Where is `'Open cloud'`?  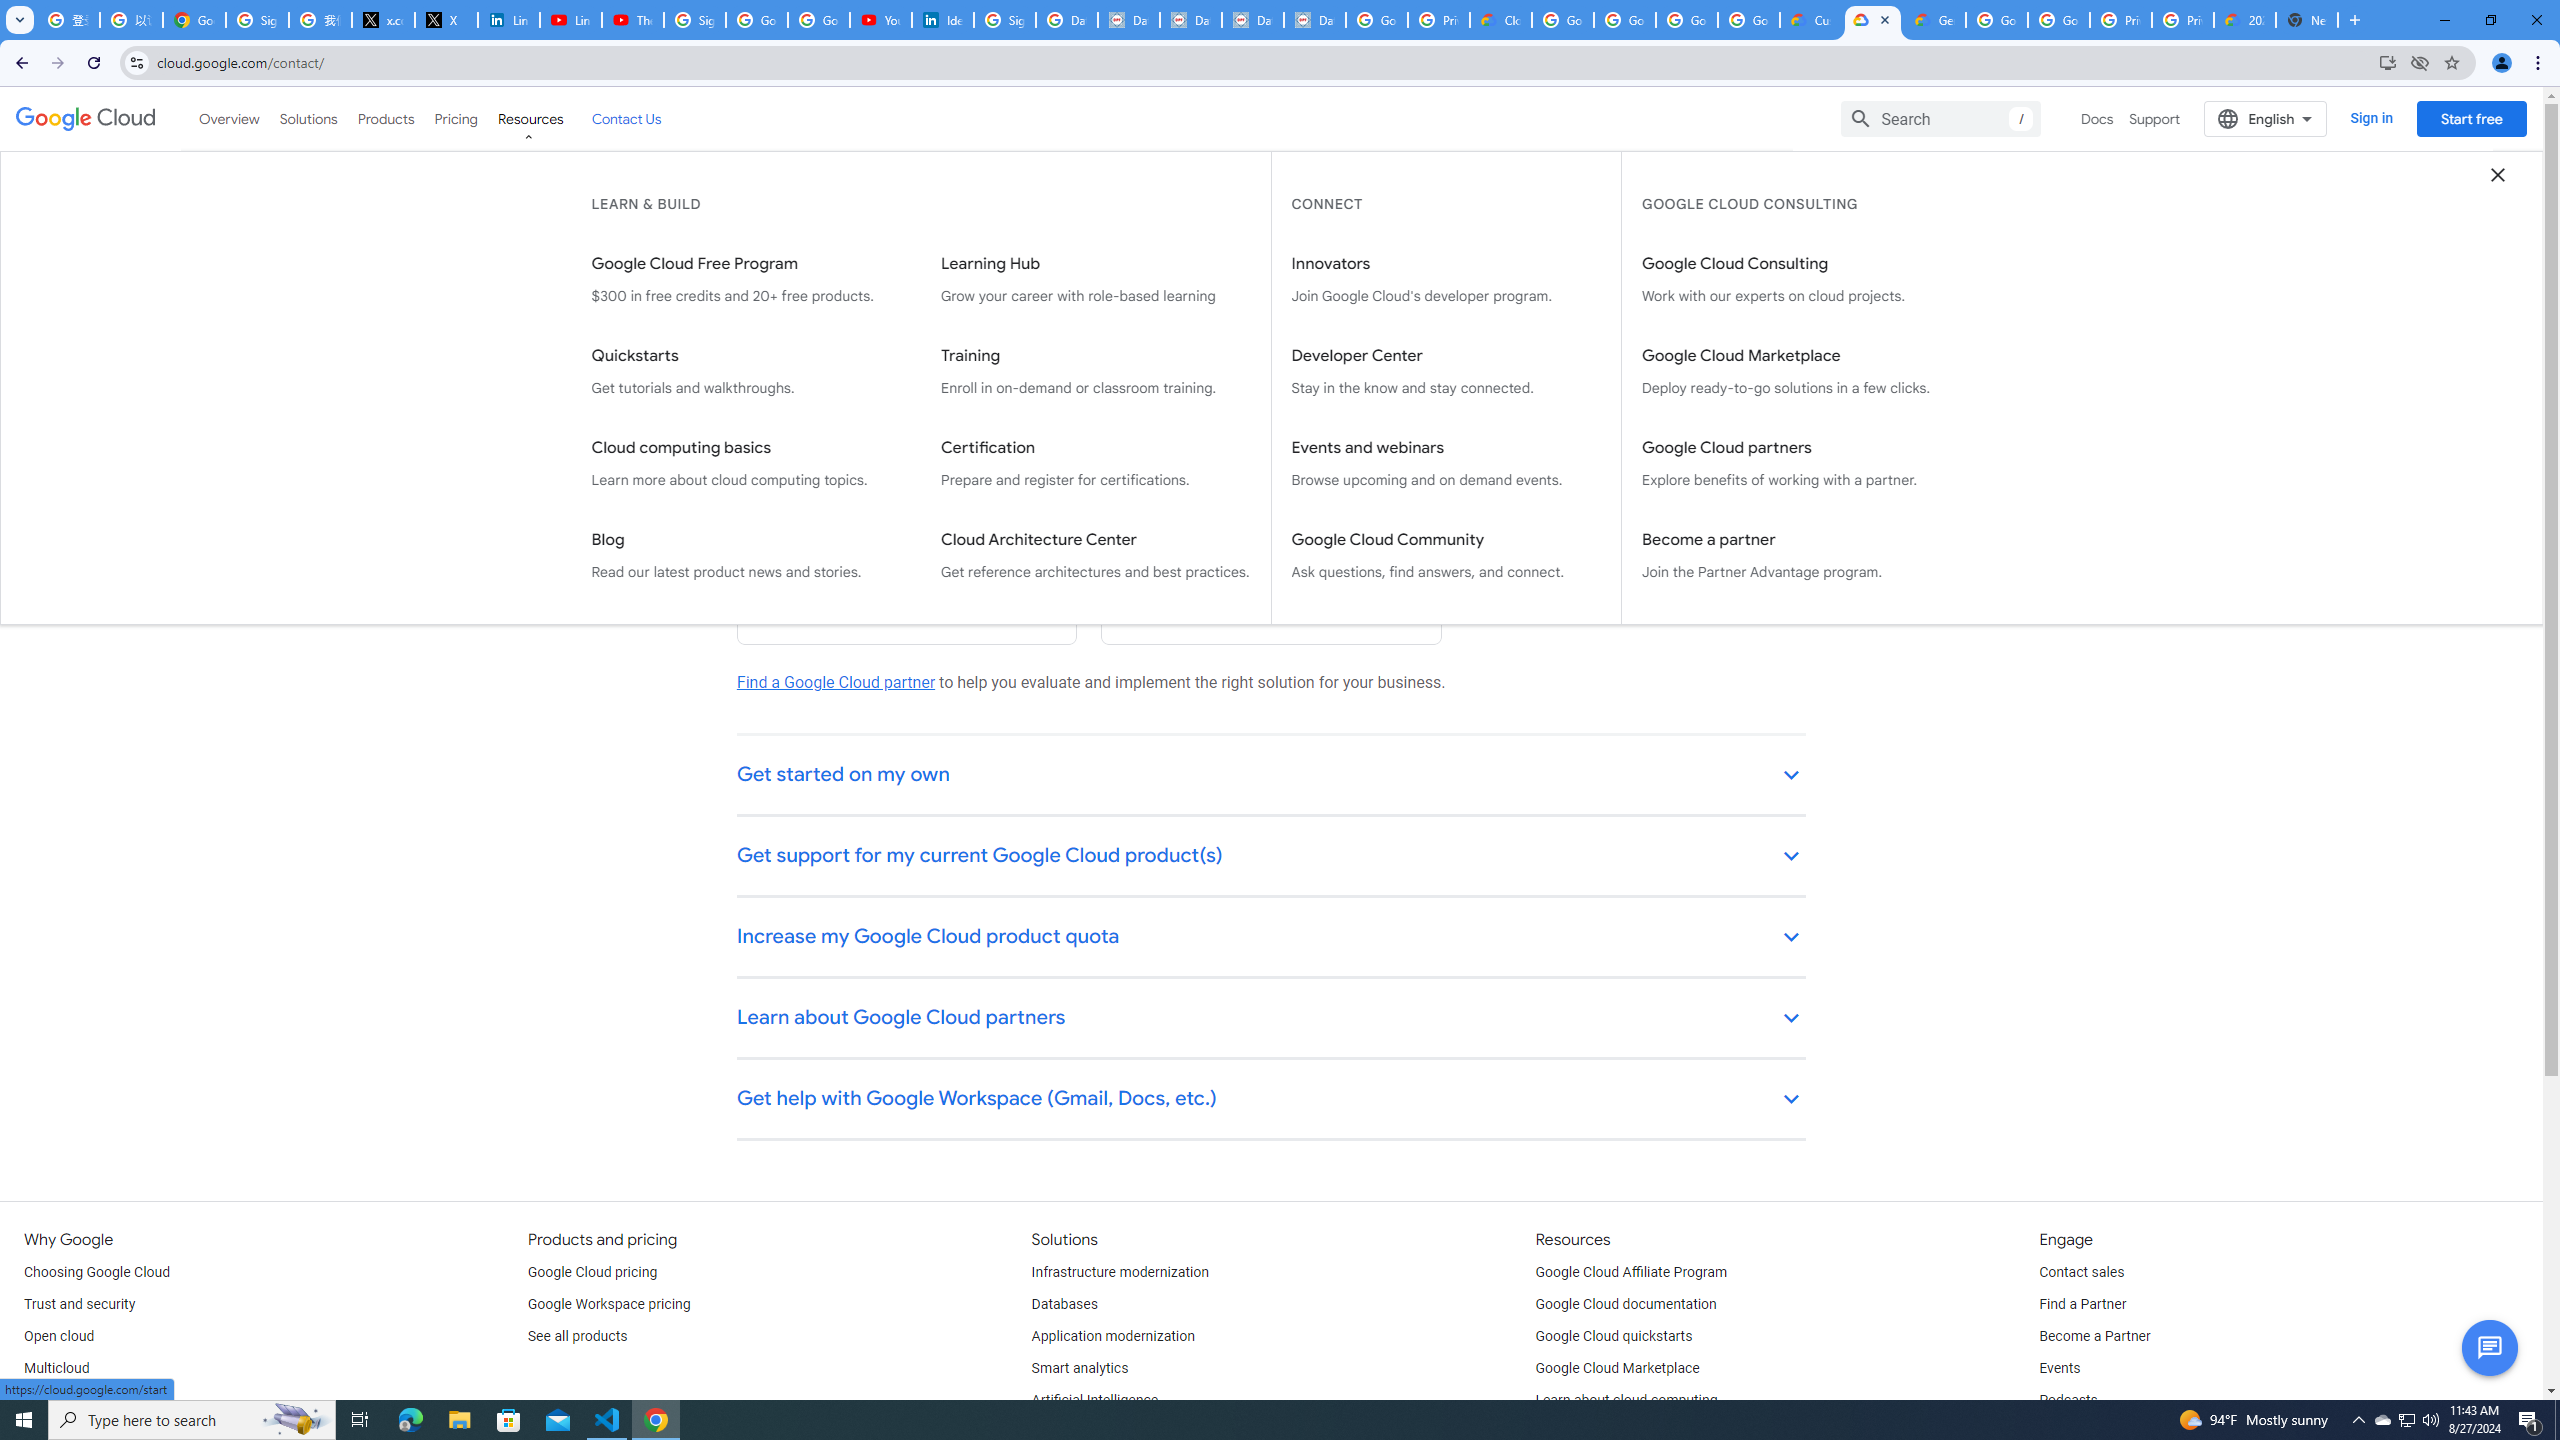 'Open cloud' is located at coordinates (57, 1336).